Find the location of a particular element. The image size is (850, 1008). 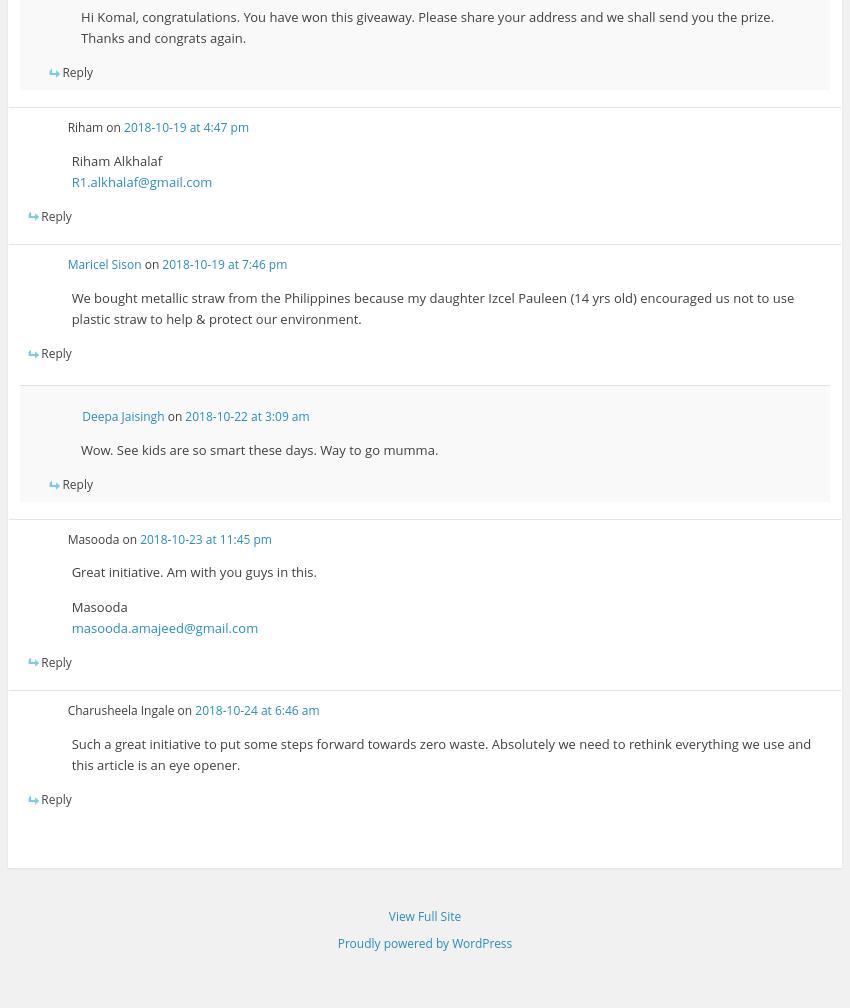

'R1.alkhalaf@gmail.com' is located at coordinates (141, 181).